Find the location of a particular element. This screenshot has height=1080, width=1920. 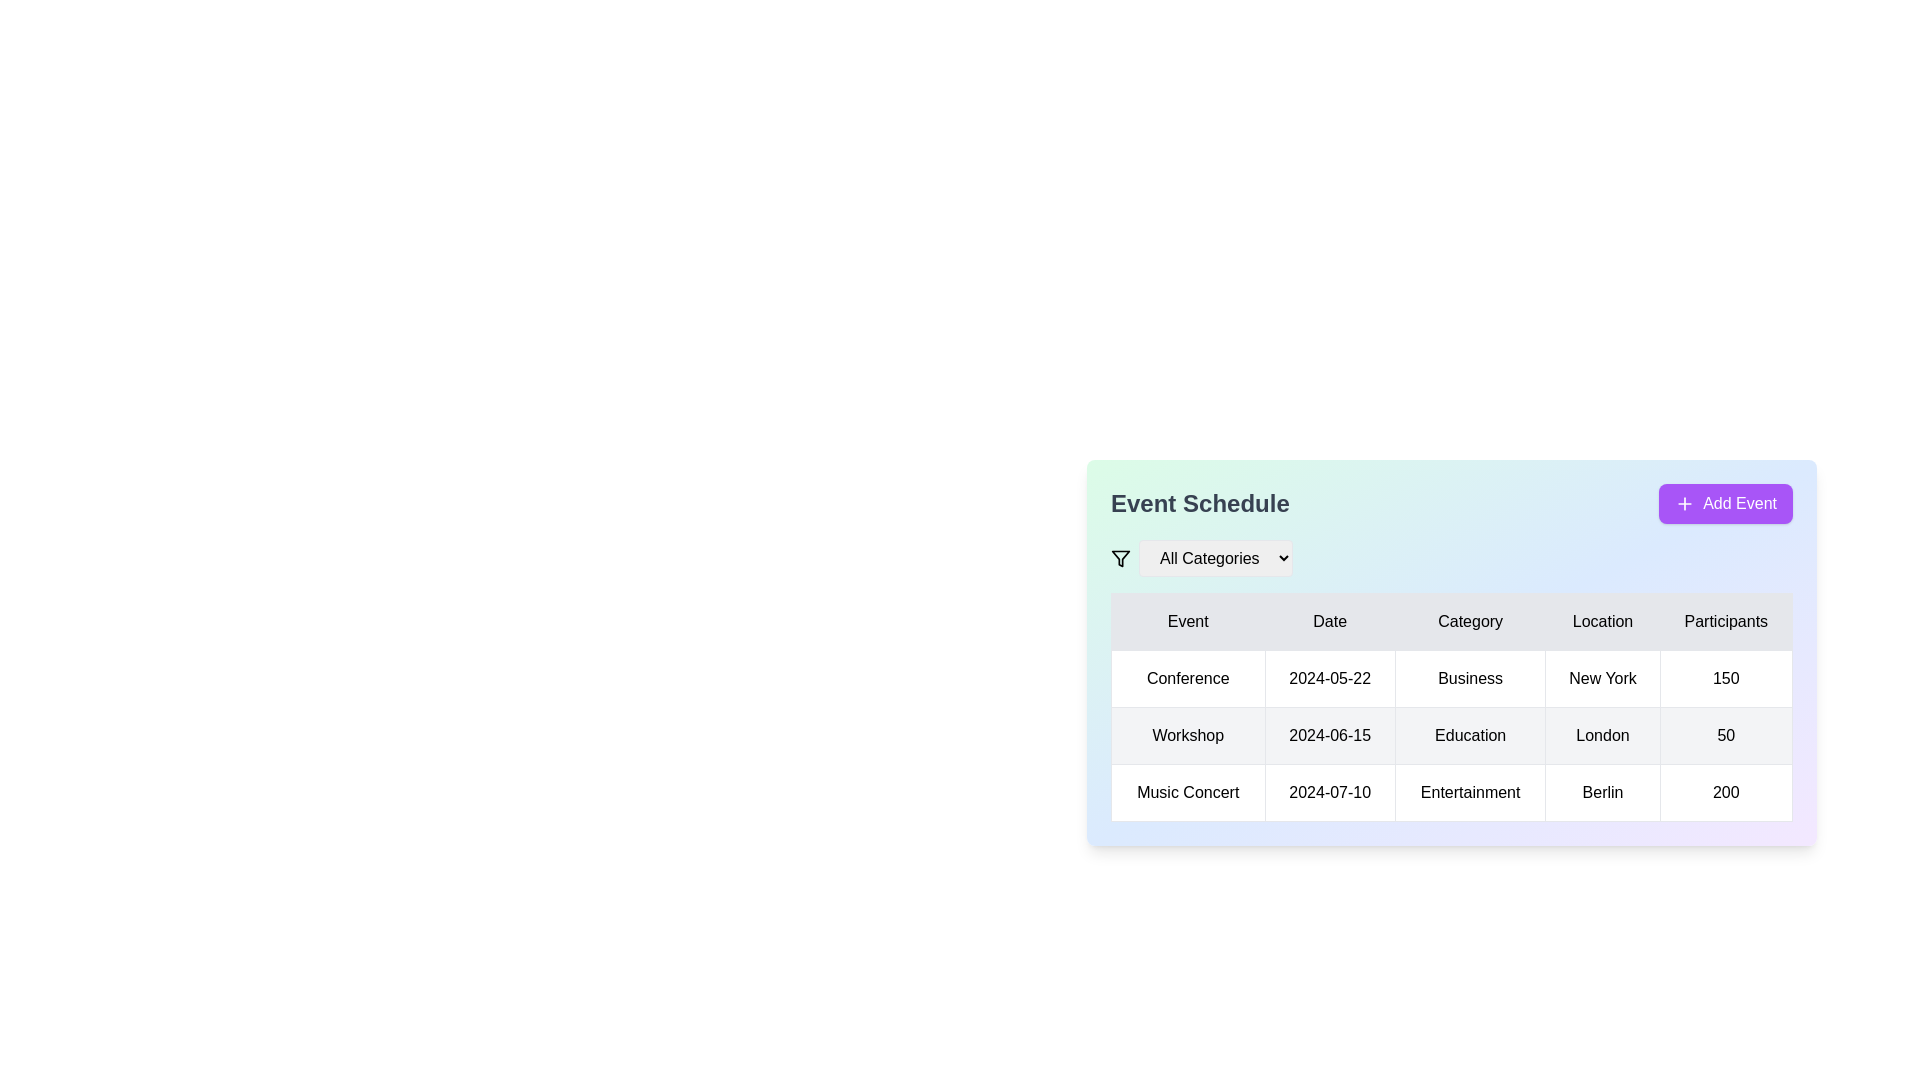

the text label that displays 'London' within the second row of a table, specifically in the 'Location' column, which is styled with a light gray background and has a rectangular shape is located at coordinates (1603, 736).